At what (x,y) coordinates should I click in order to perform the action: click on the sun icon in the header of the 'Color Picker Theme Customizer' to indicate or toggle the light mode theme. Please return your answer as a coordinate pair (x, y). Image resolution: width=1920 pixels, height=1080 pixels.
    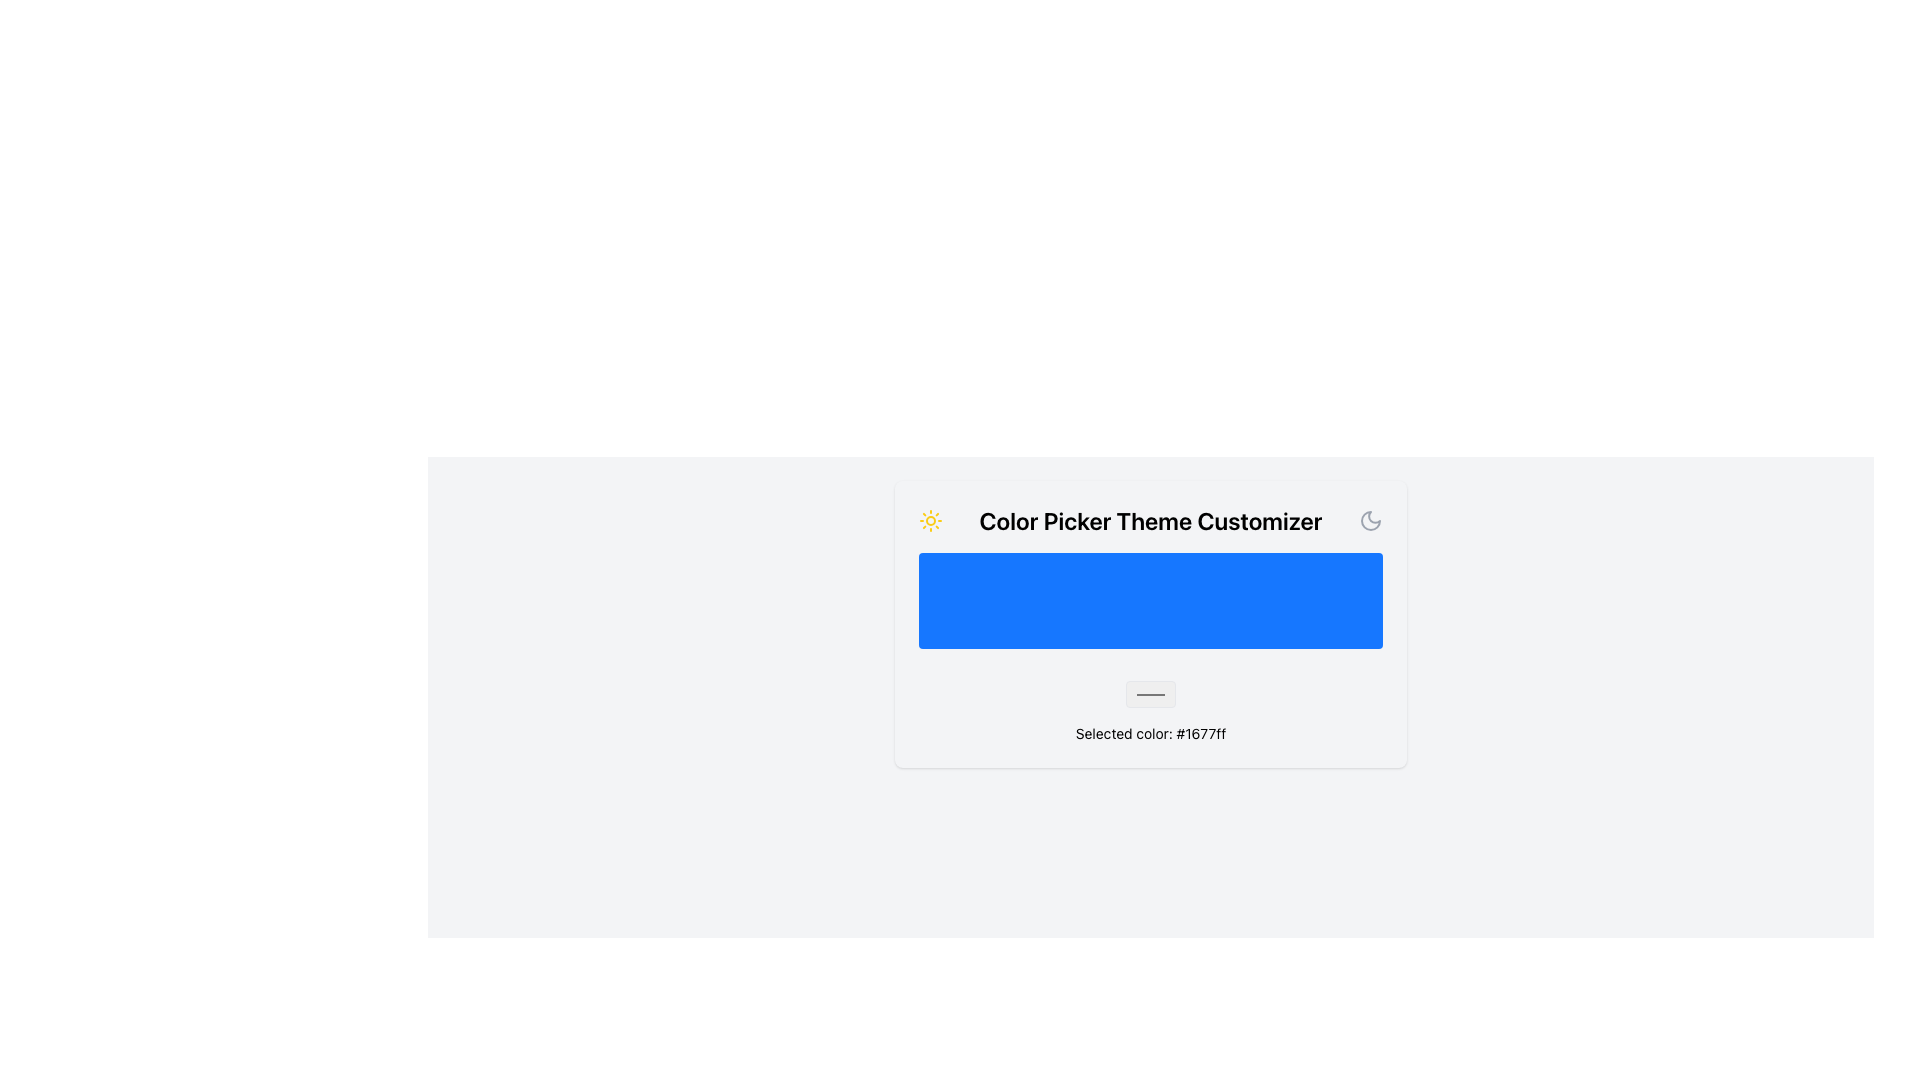
    Looking at the image, I should click on (930, 519).